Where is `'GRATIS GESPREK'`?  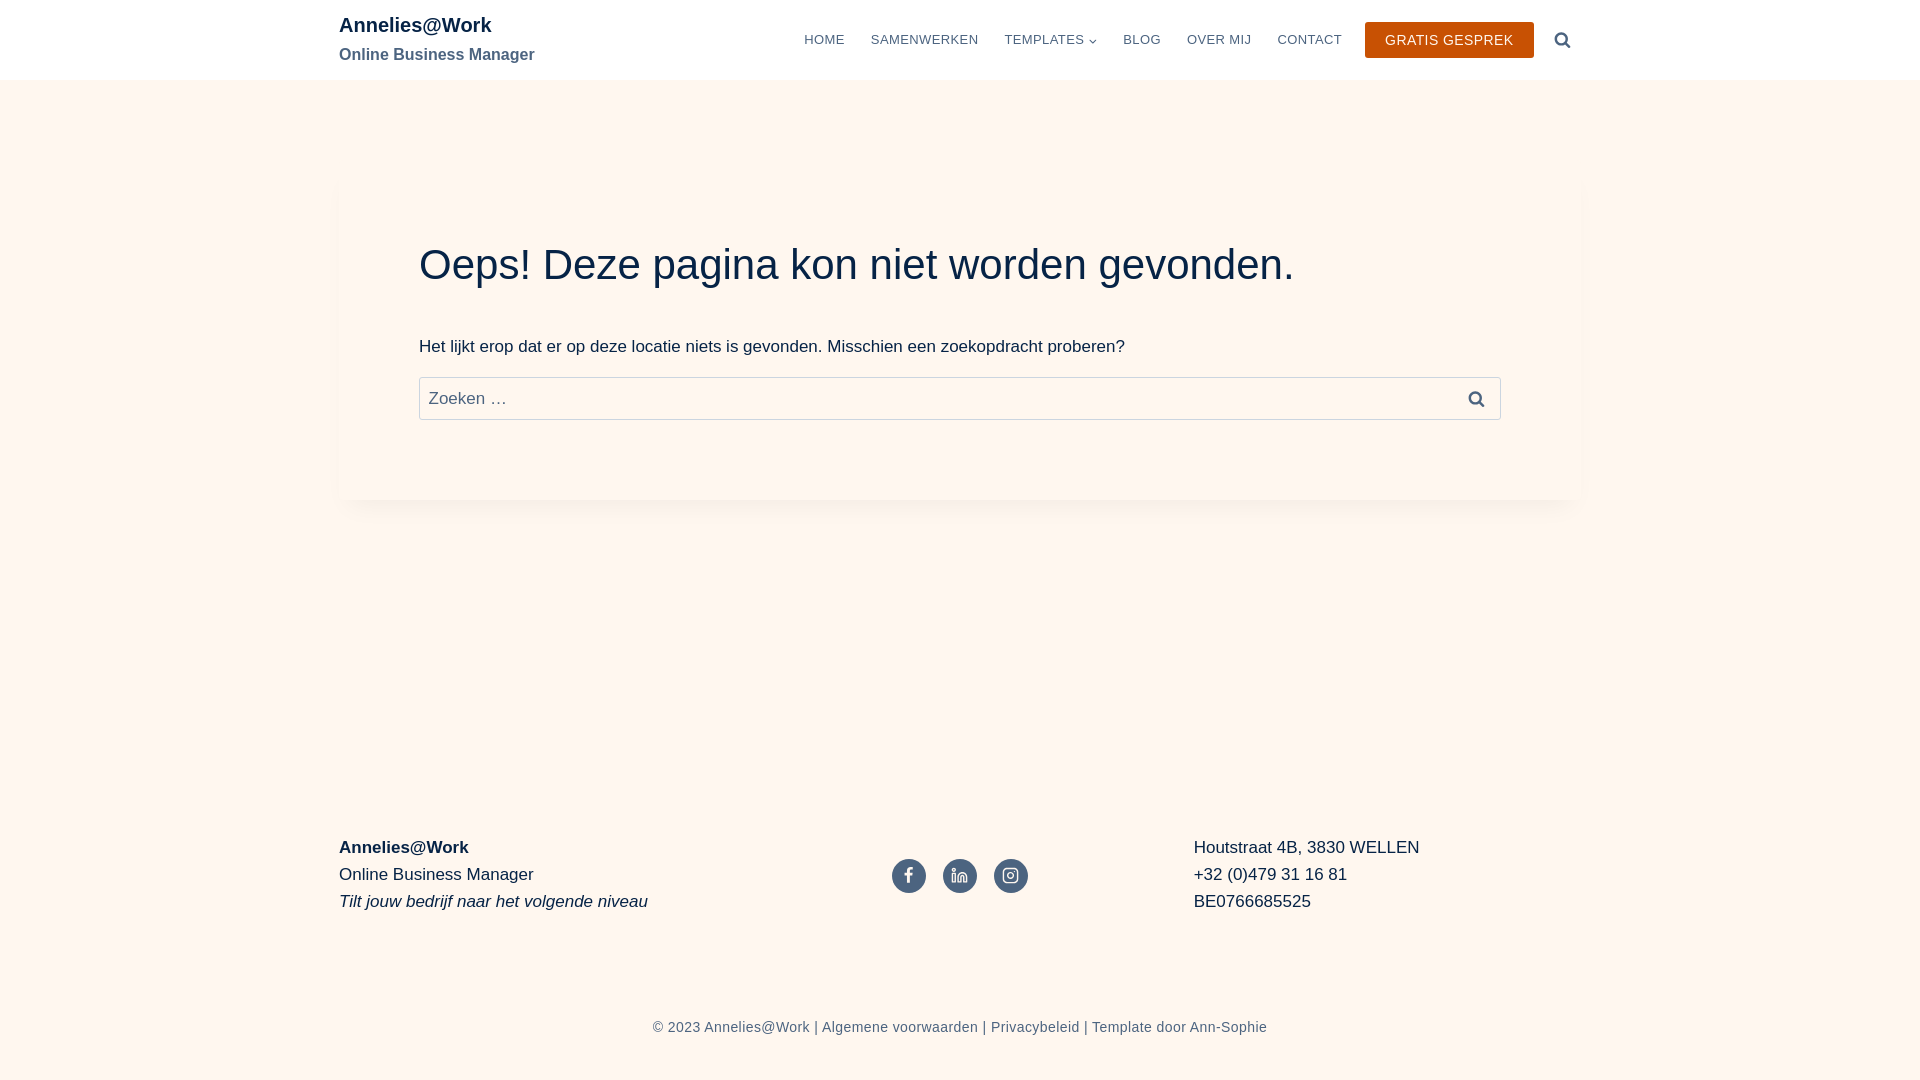 'GRATIS GESPREK' is located at coordinates (1449, 40).